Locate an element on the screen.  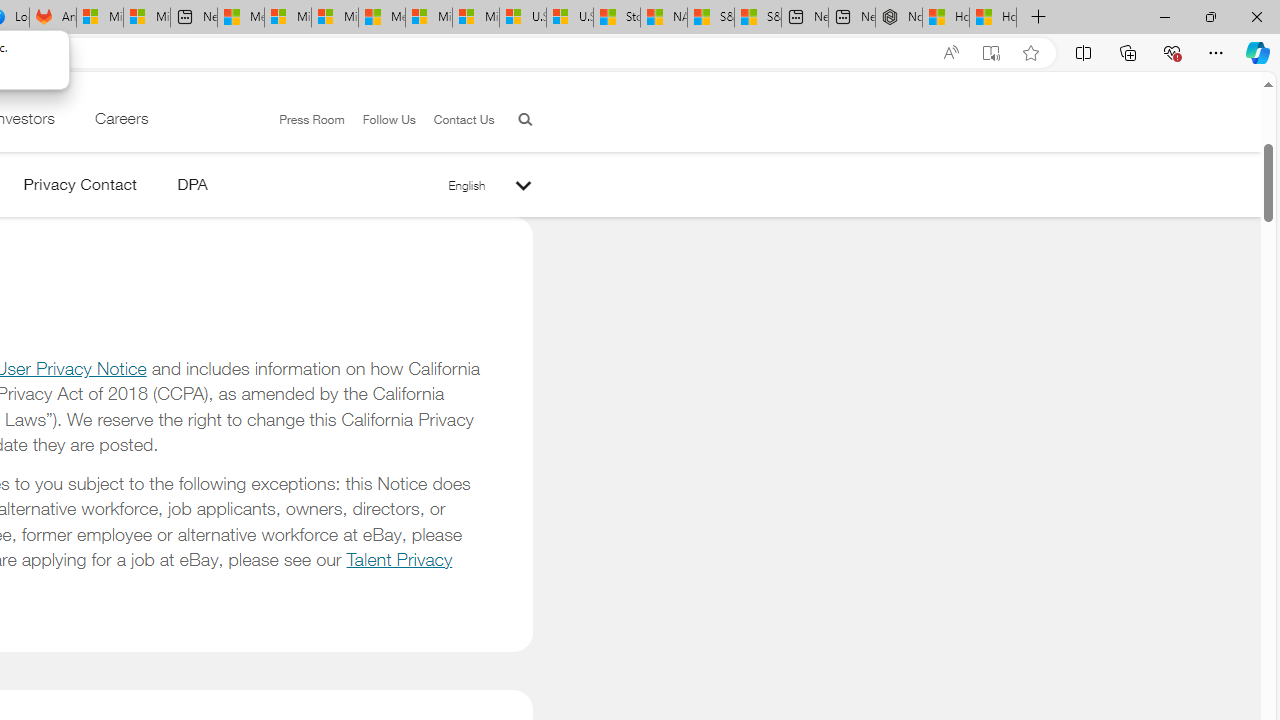
'Enter Immersive Reader (F9)' is located at coordinates (991, 52).